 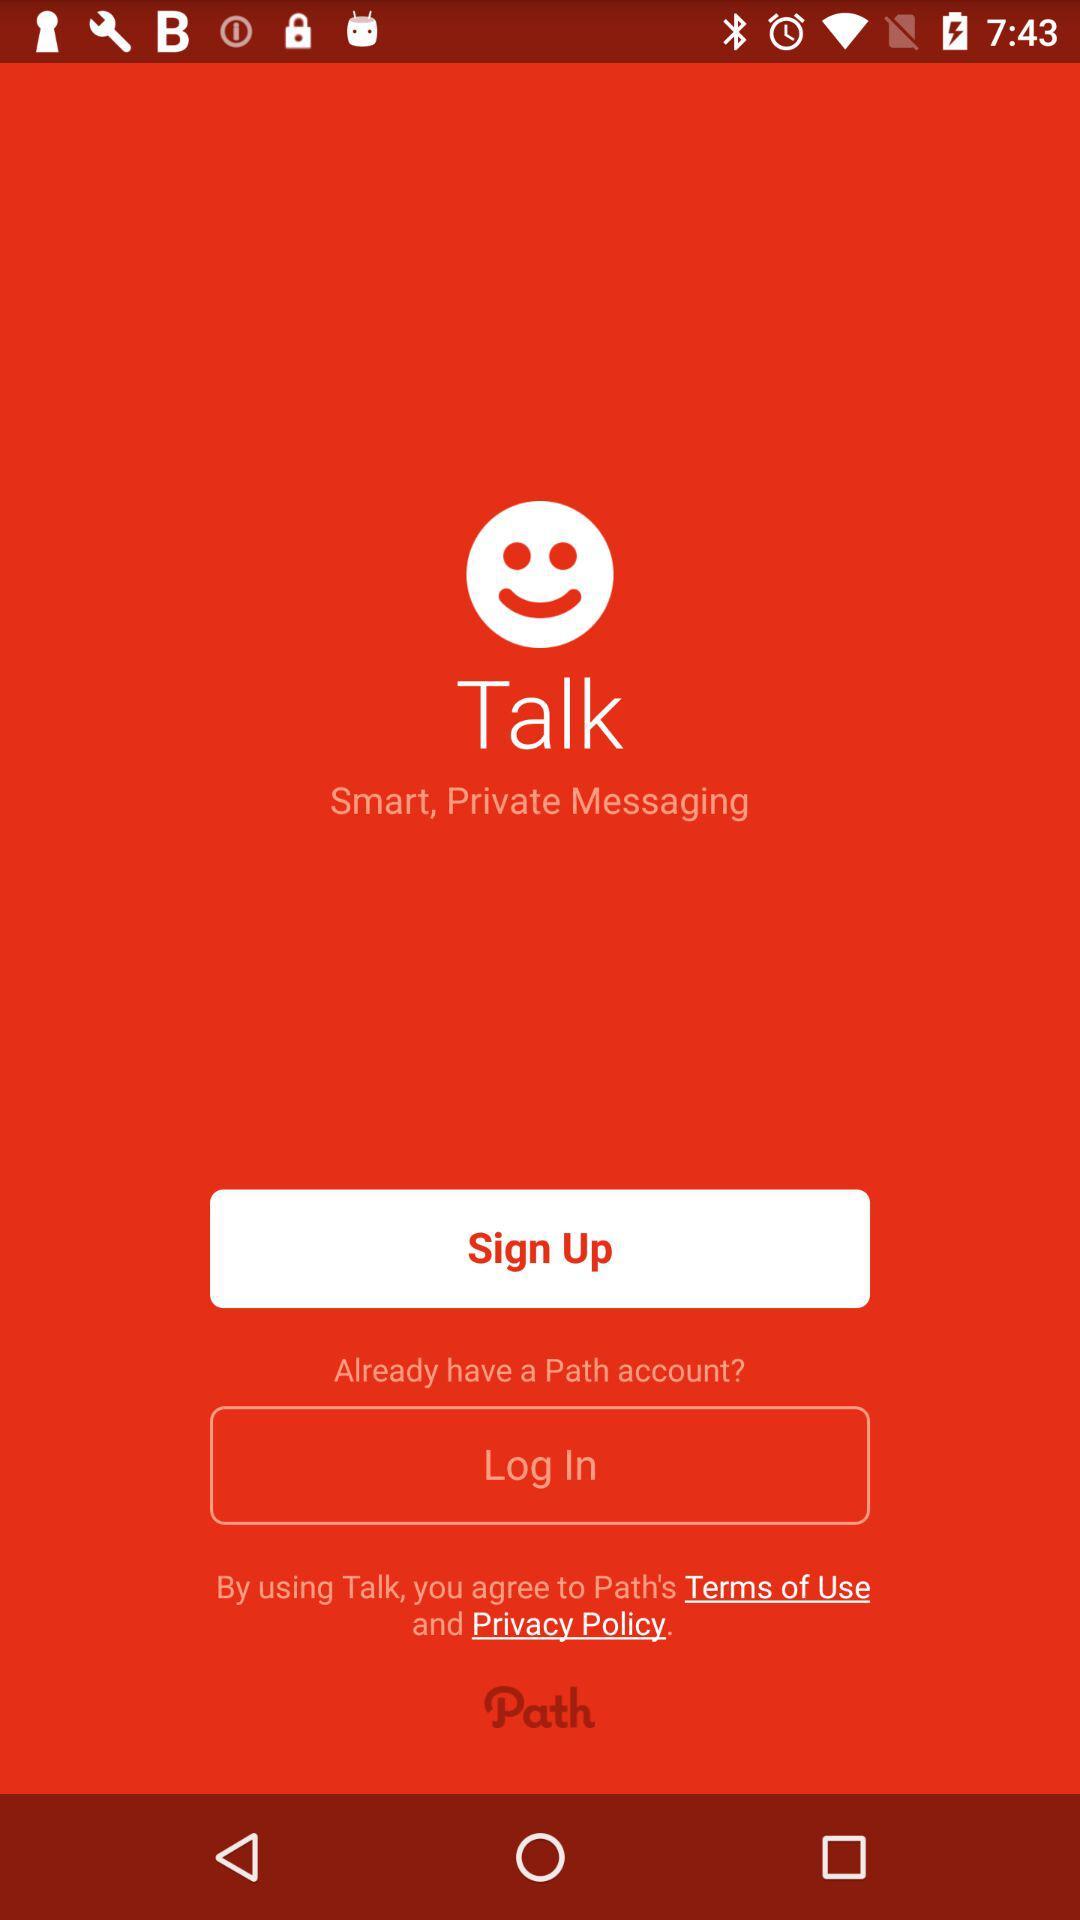 I want to click on icon below the already have a, so click(x=540, y=1465).